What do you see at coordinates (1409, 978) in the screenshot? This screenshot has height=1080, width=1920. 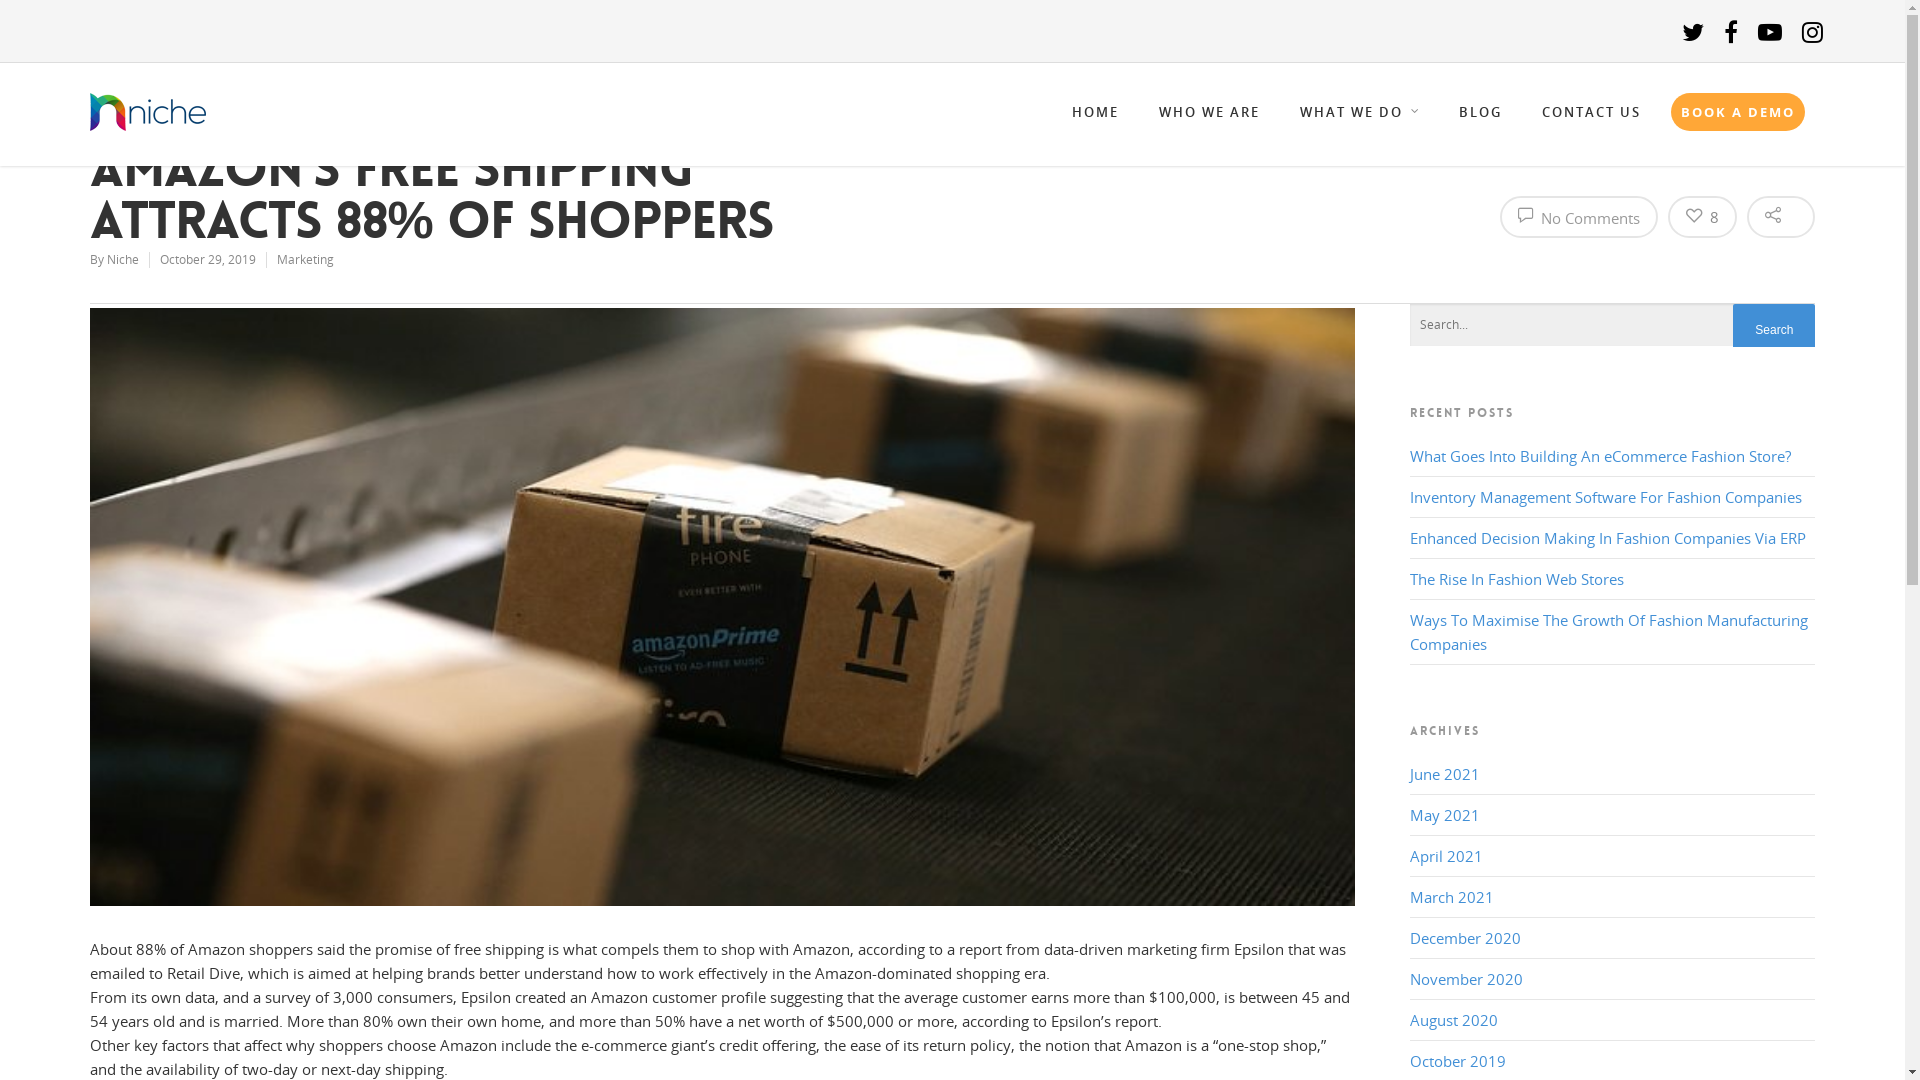 I see `'November 2020'` at bounding box center [1409, 978].